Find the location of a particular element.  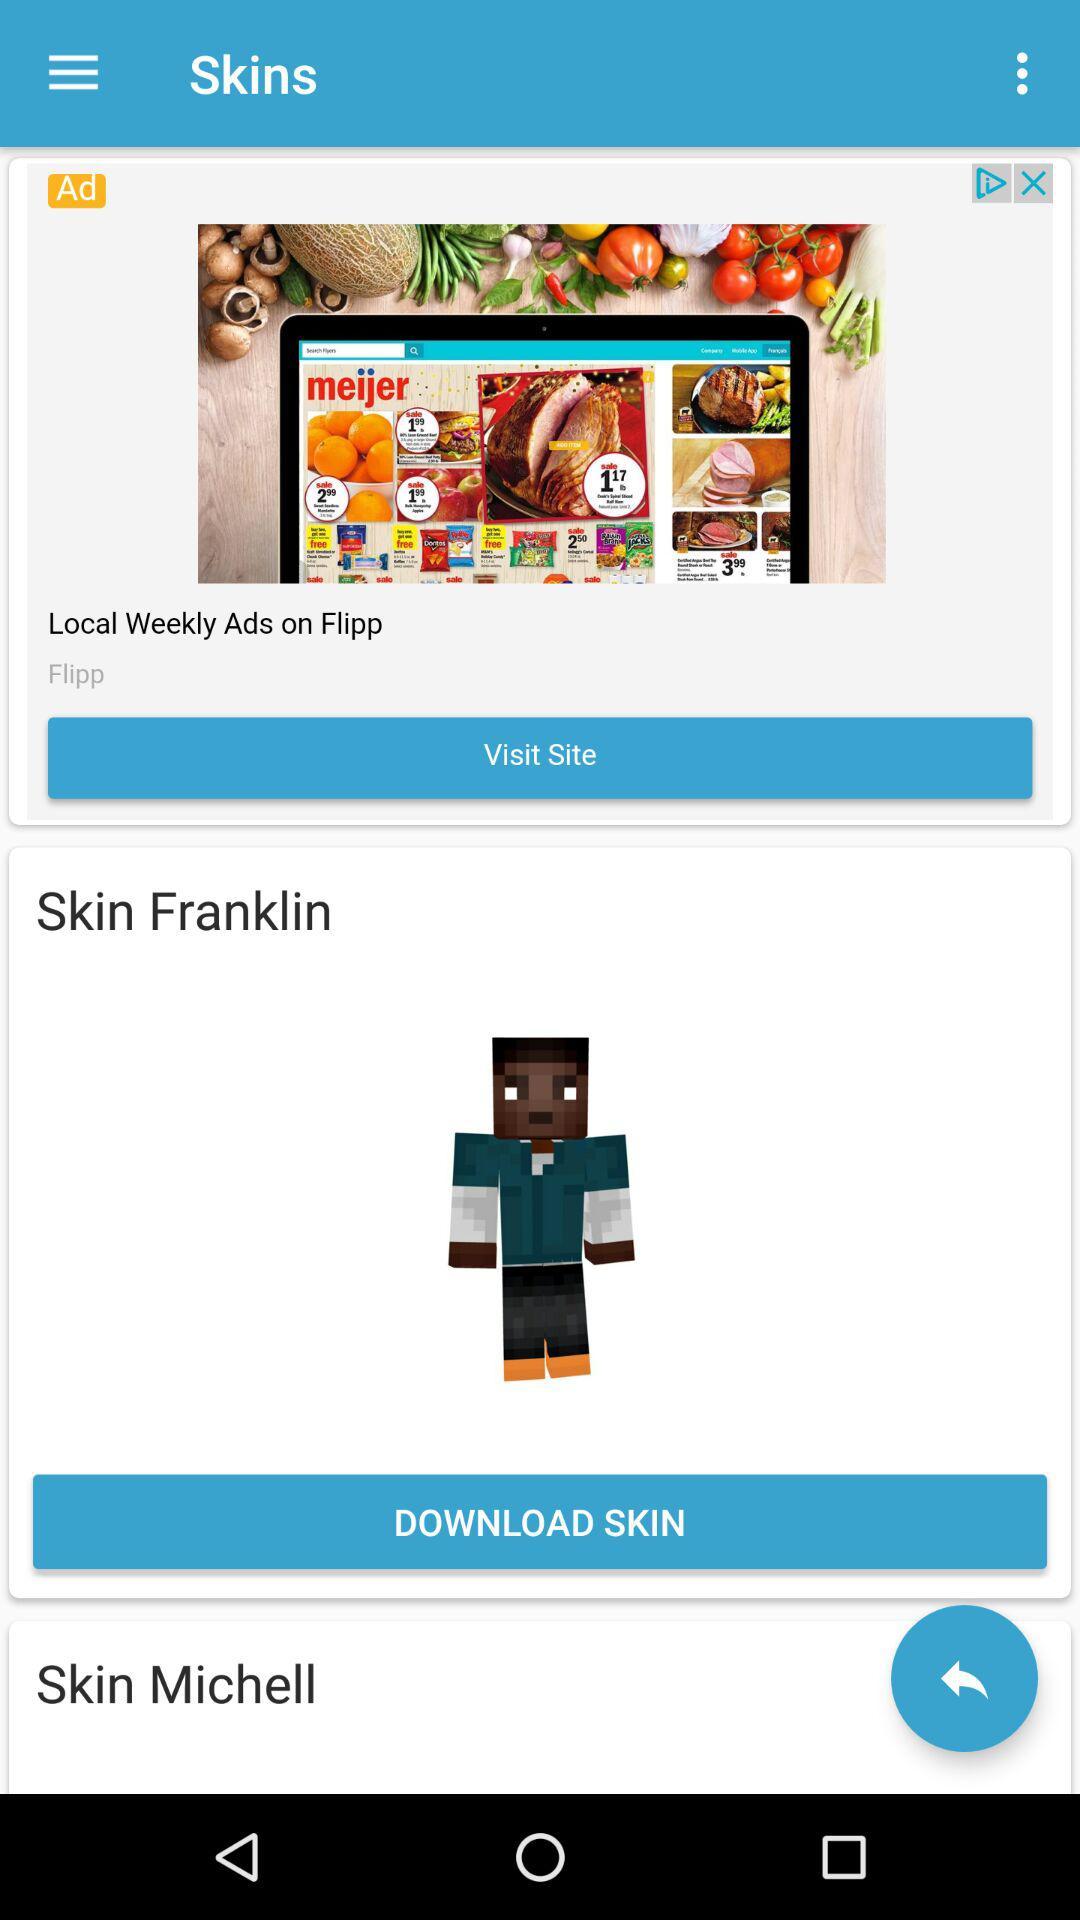

sent page is located at coordinates (963, 1678).